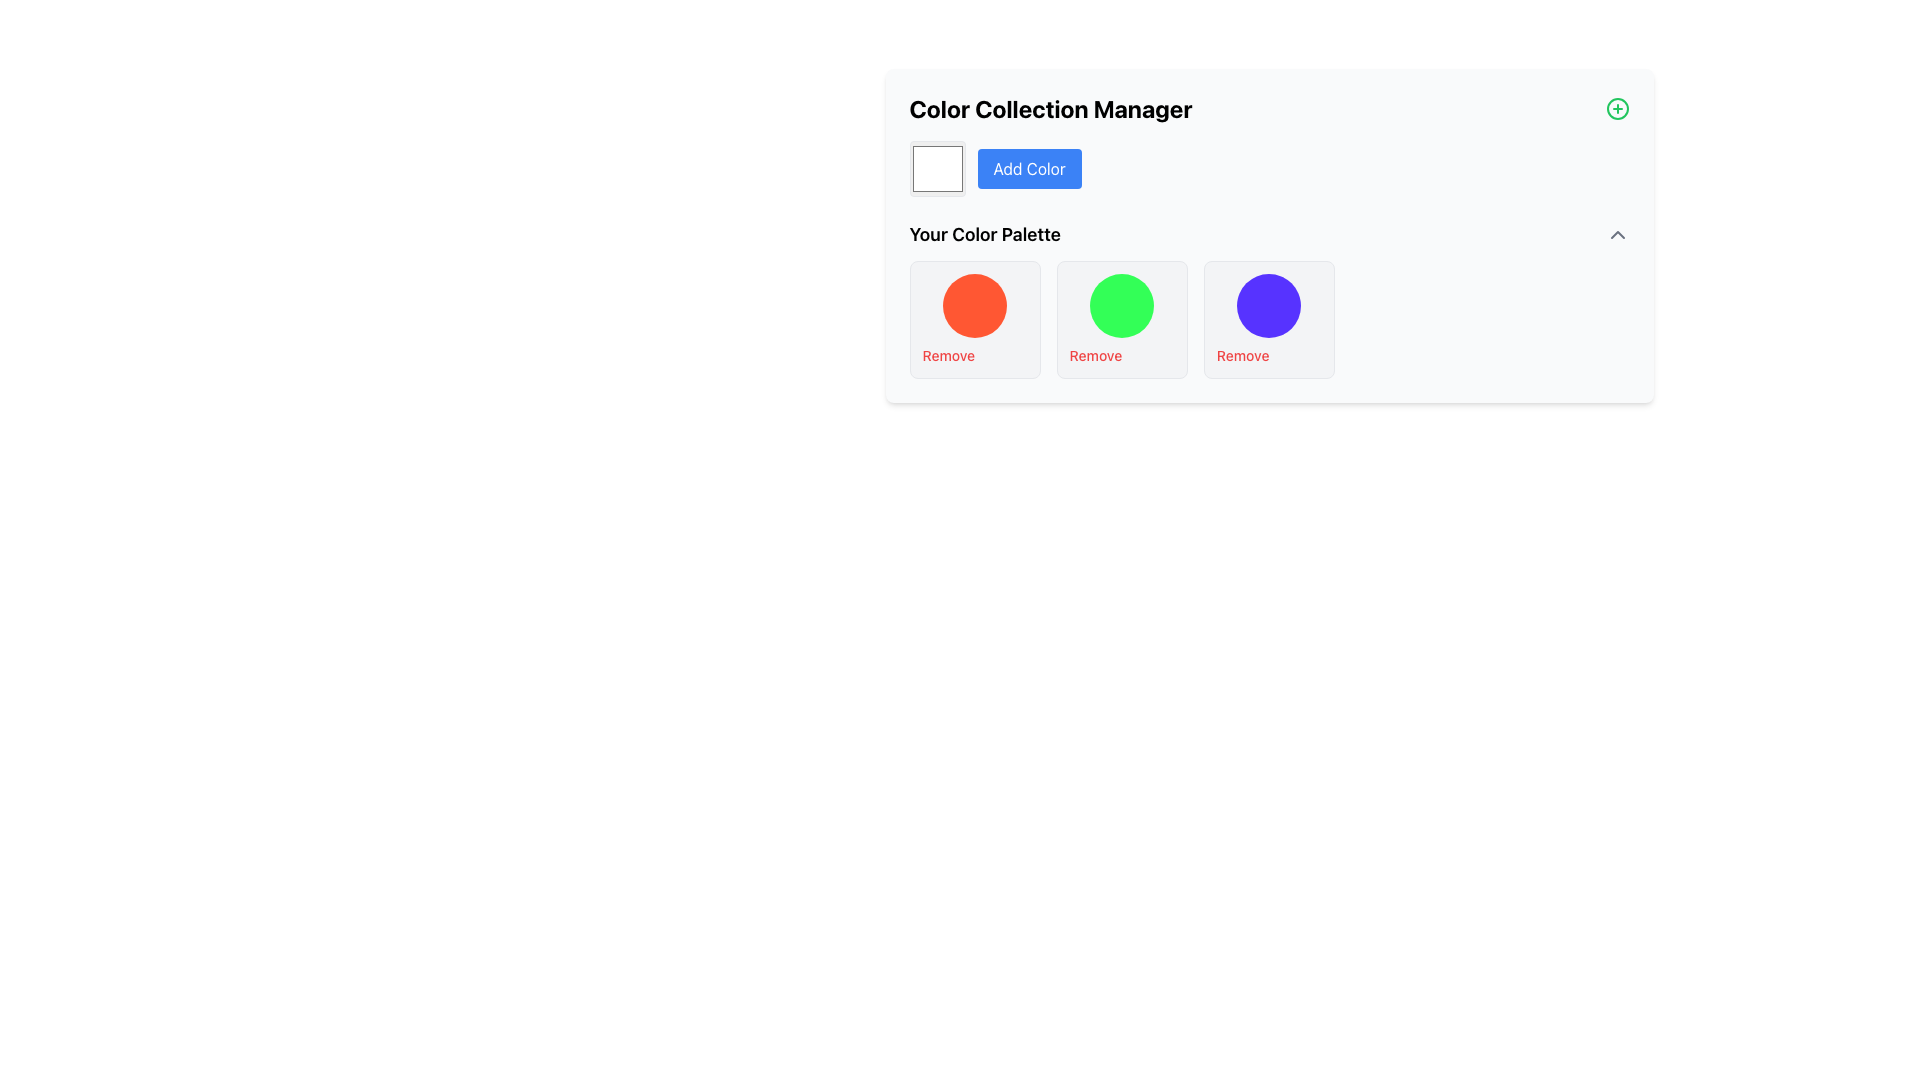 The image size is (1920, 1080). What do you see at coordinates (1242, 354) in the screenshot?
I see `the button located at the bottom-center of the third card in the 'Your Color Palette' section` at bounding box center [1242, 354].